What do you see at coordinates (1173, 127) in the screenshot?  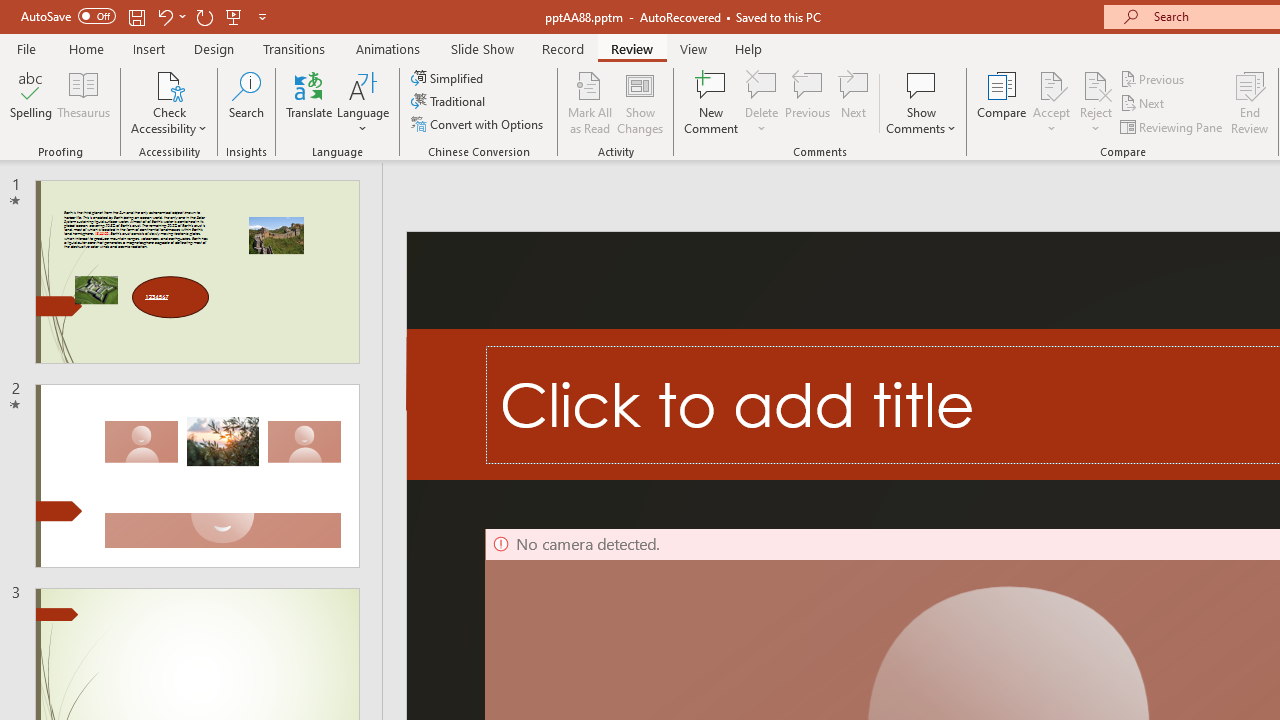 I see `'Reviewing Pane'` at bounding box center [1173, 127].